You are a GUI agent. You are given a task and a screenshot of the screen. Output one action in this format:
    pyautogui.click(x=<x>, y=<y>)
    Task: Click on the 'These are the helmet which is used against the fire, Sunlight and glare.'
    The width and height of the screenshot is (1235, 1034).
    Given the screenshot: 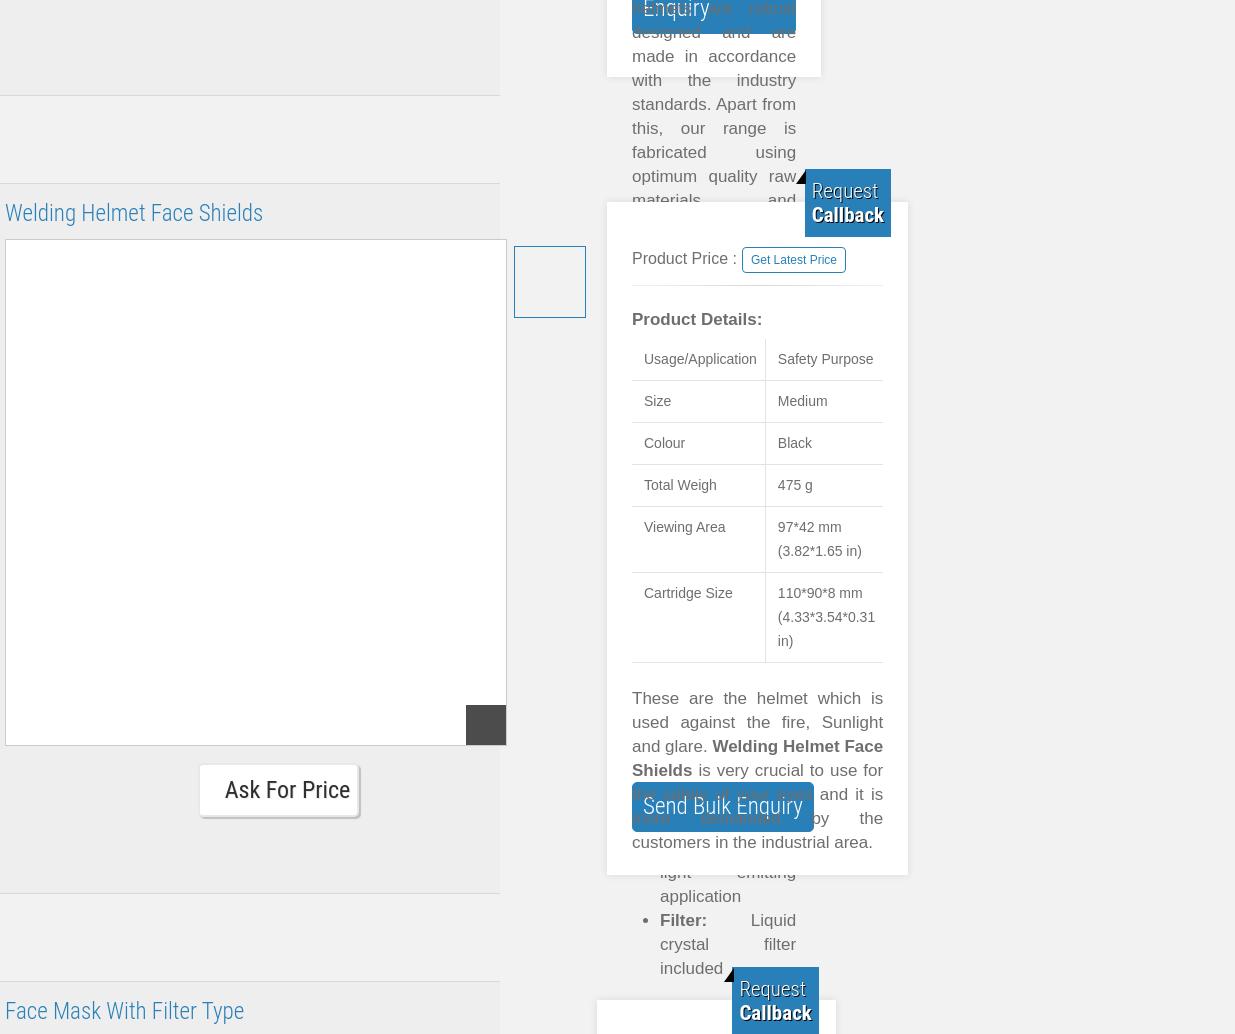 What is the action you would take?
    pyautogui.click(x=757, y=722)
    